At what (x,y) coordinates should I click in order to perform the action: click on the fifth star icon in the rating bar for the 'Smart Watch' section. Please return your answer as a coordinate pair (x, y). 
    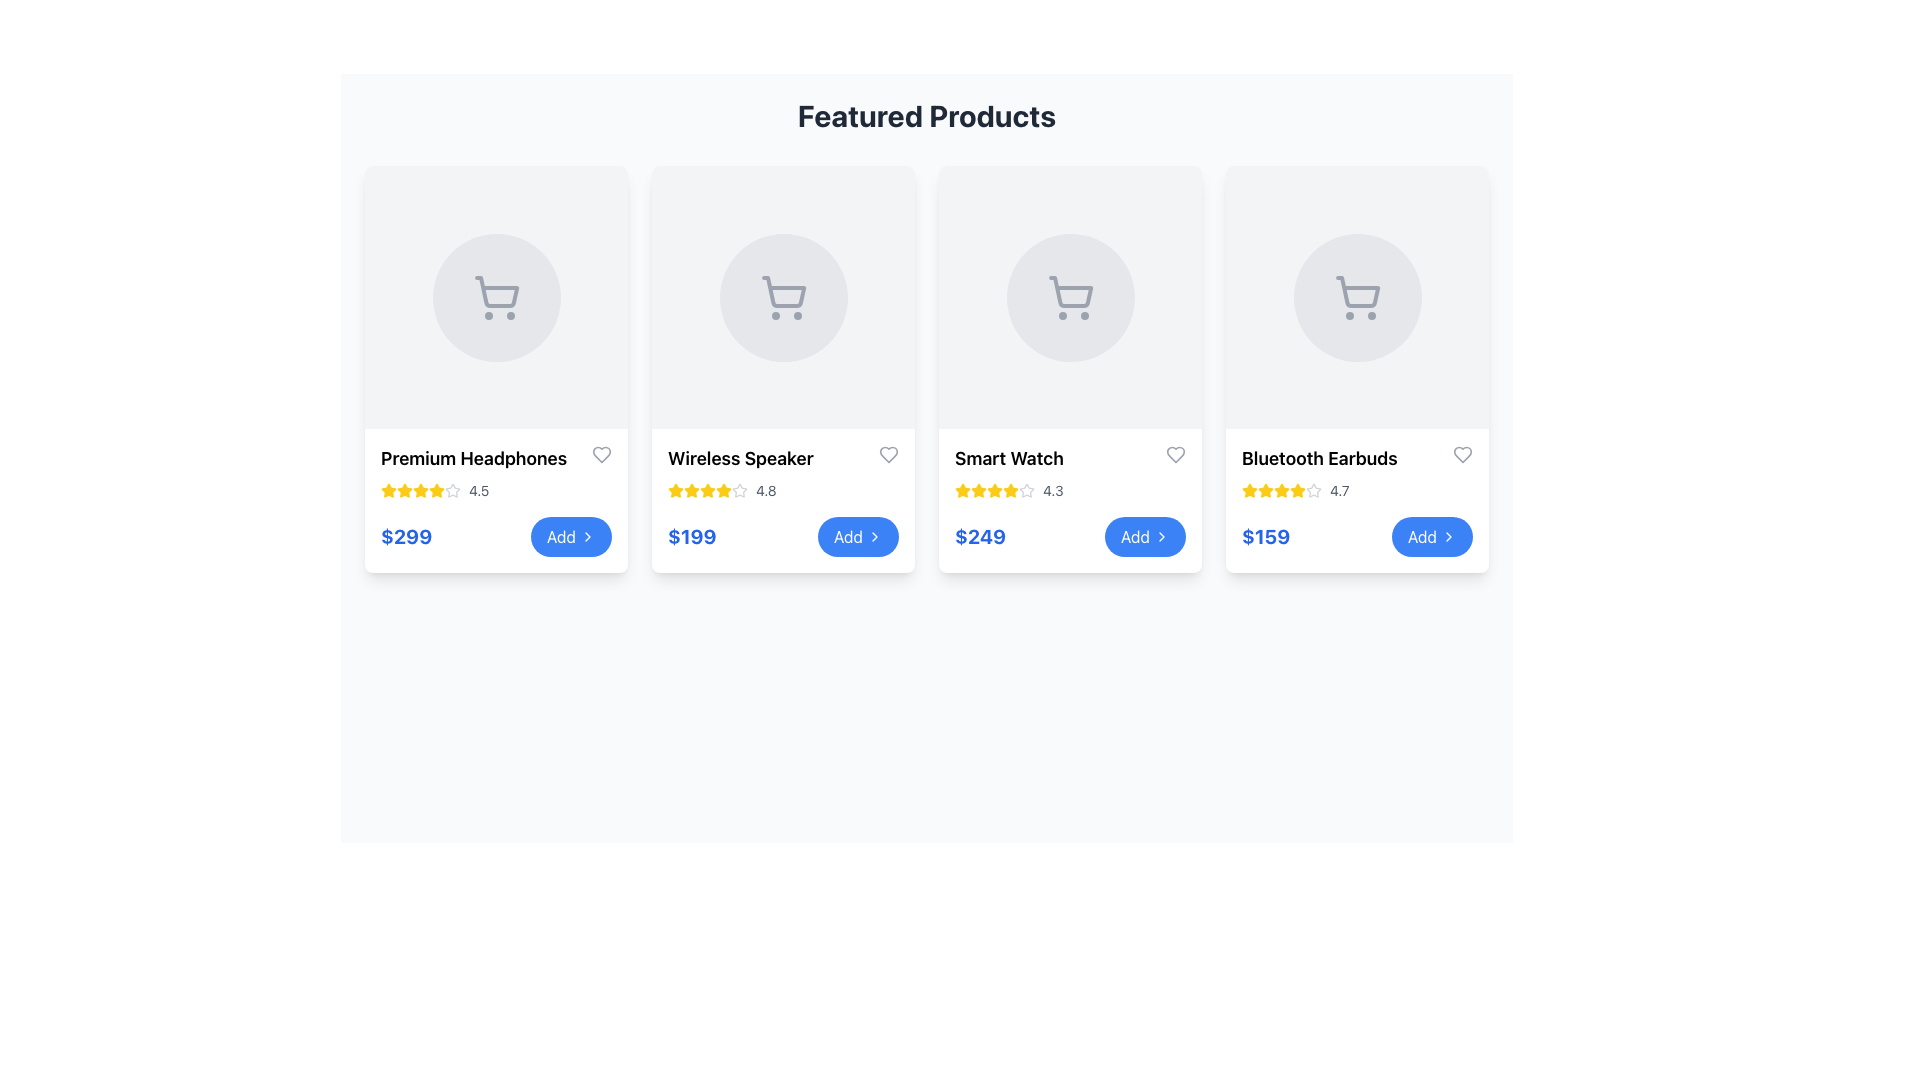
    Looking at the image, I should click on (994, 490).